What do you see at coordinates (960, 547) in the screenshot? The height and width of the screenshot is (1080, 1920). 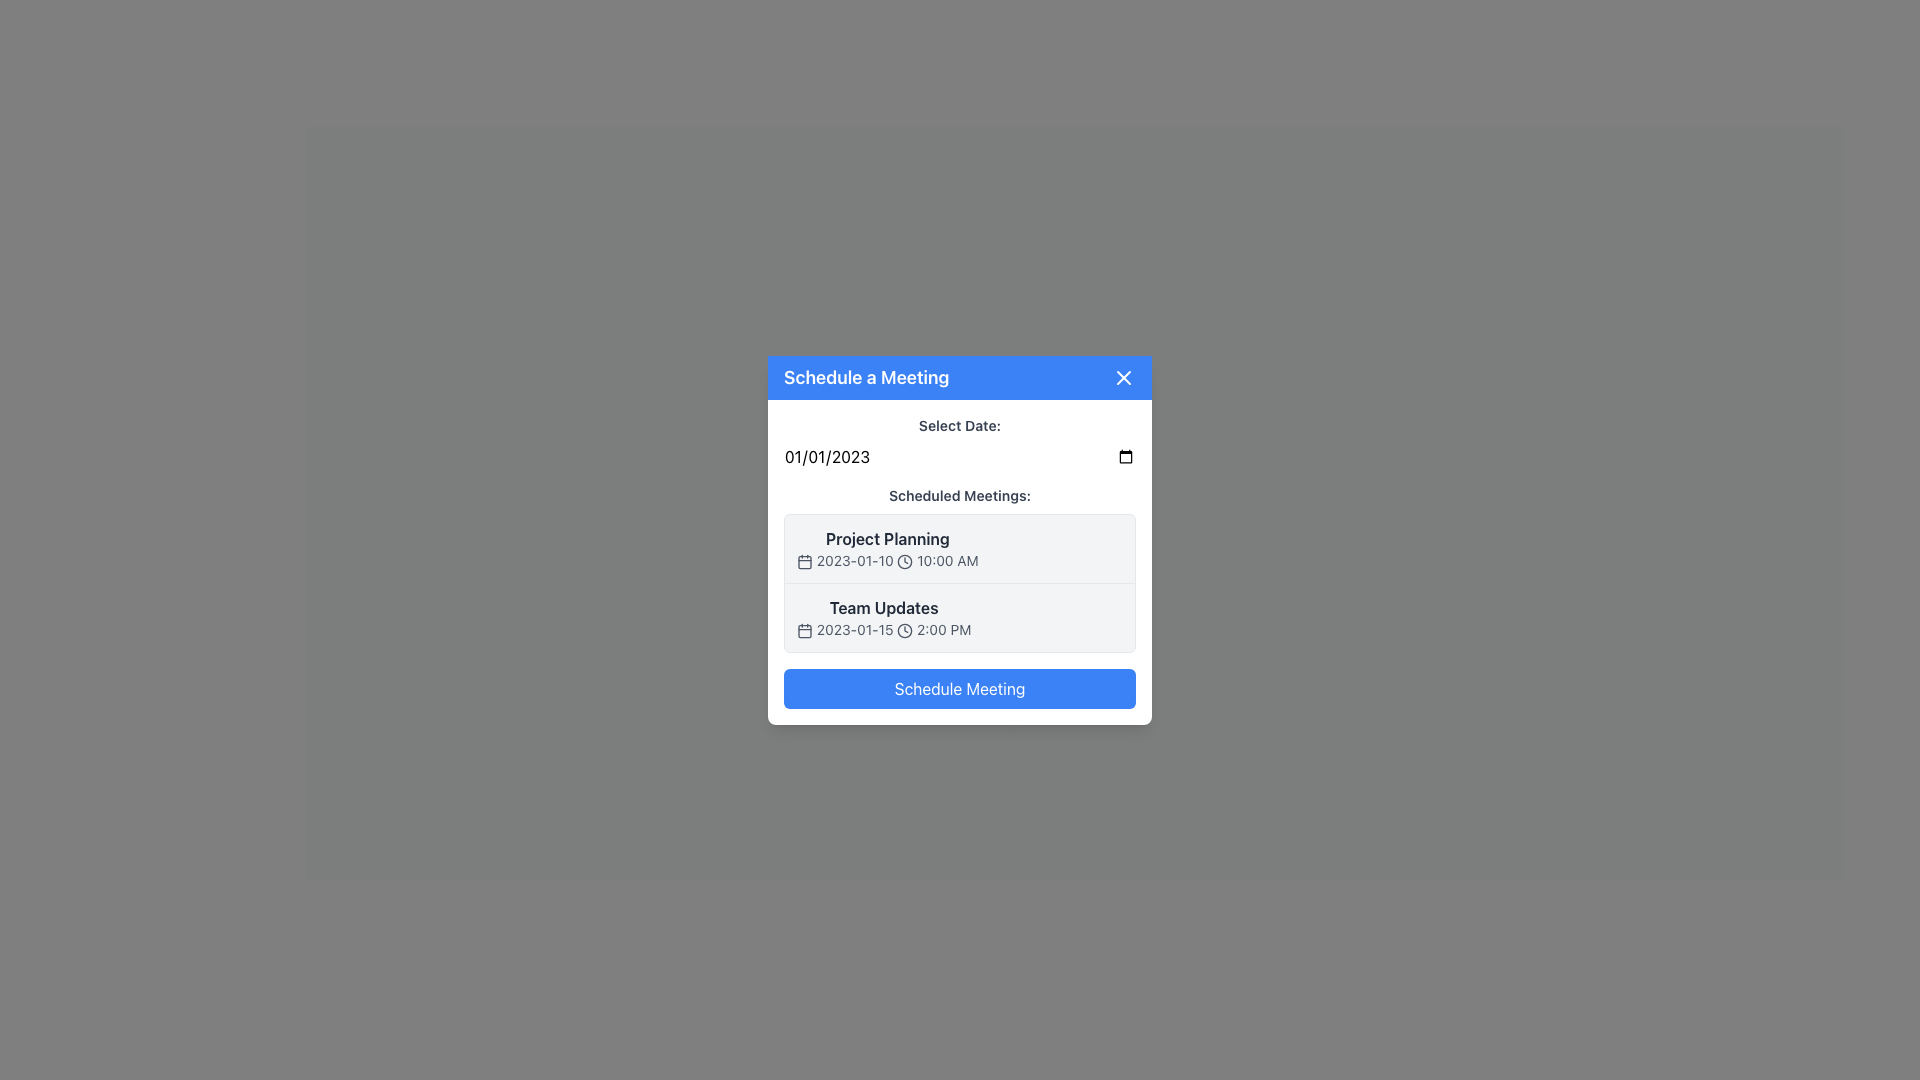 I see `the first entry in the 'Scheduled Meetings:' list that provides detailed information about a scheduled meeting, including title, date, and time` at bounding box center [960, 547].